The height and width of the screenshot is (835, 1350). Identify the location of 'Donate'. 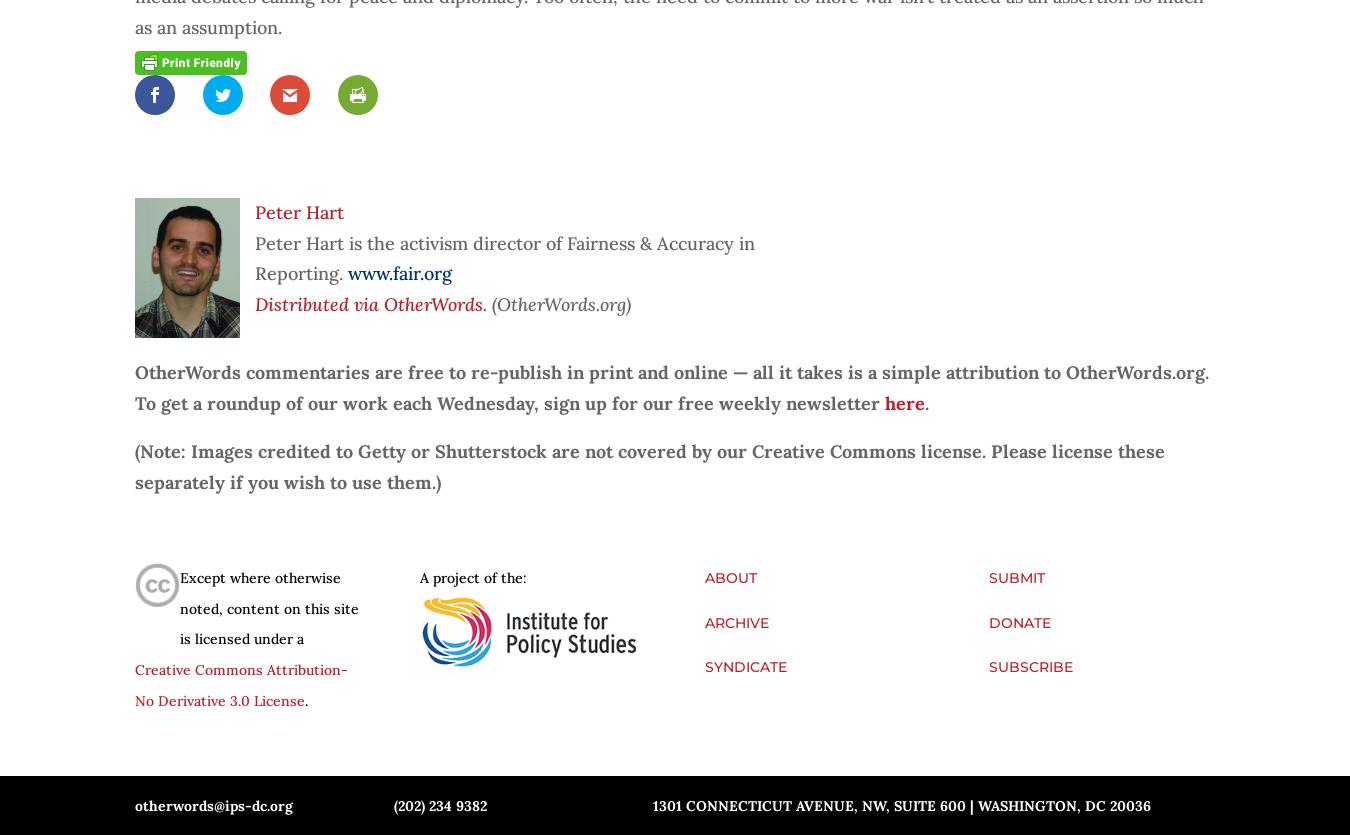
(1020, 620).